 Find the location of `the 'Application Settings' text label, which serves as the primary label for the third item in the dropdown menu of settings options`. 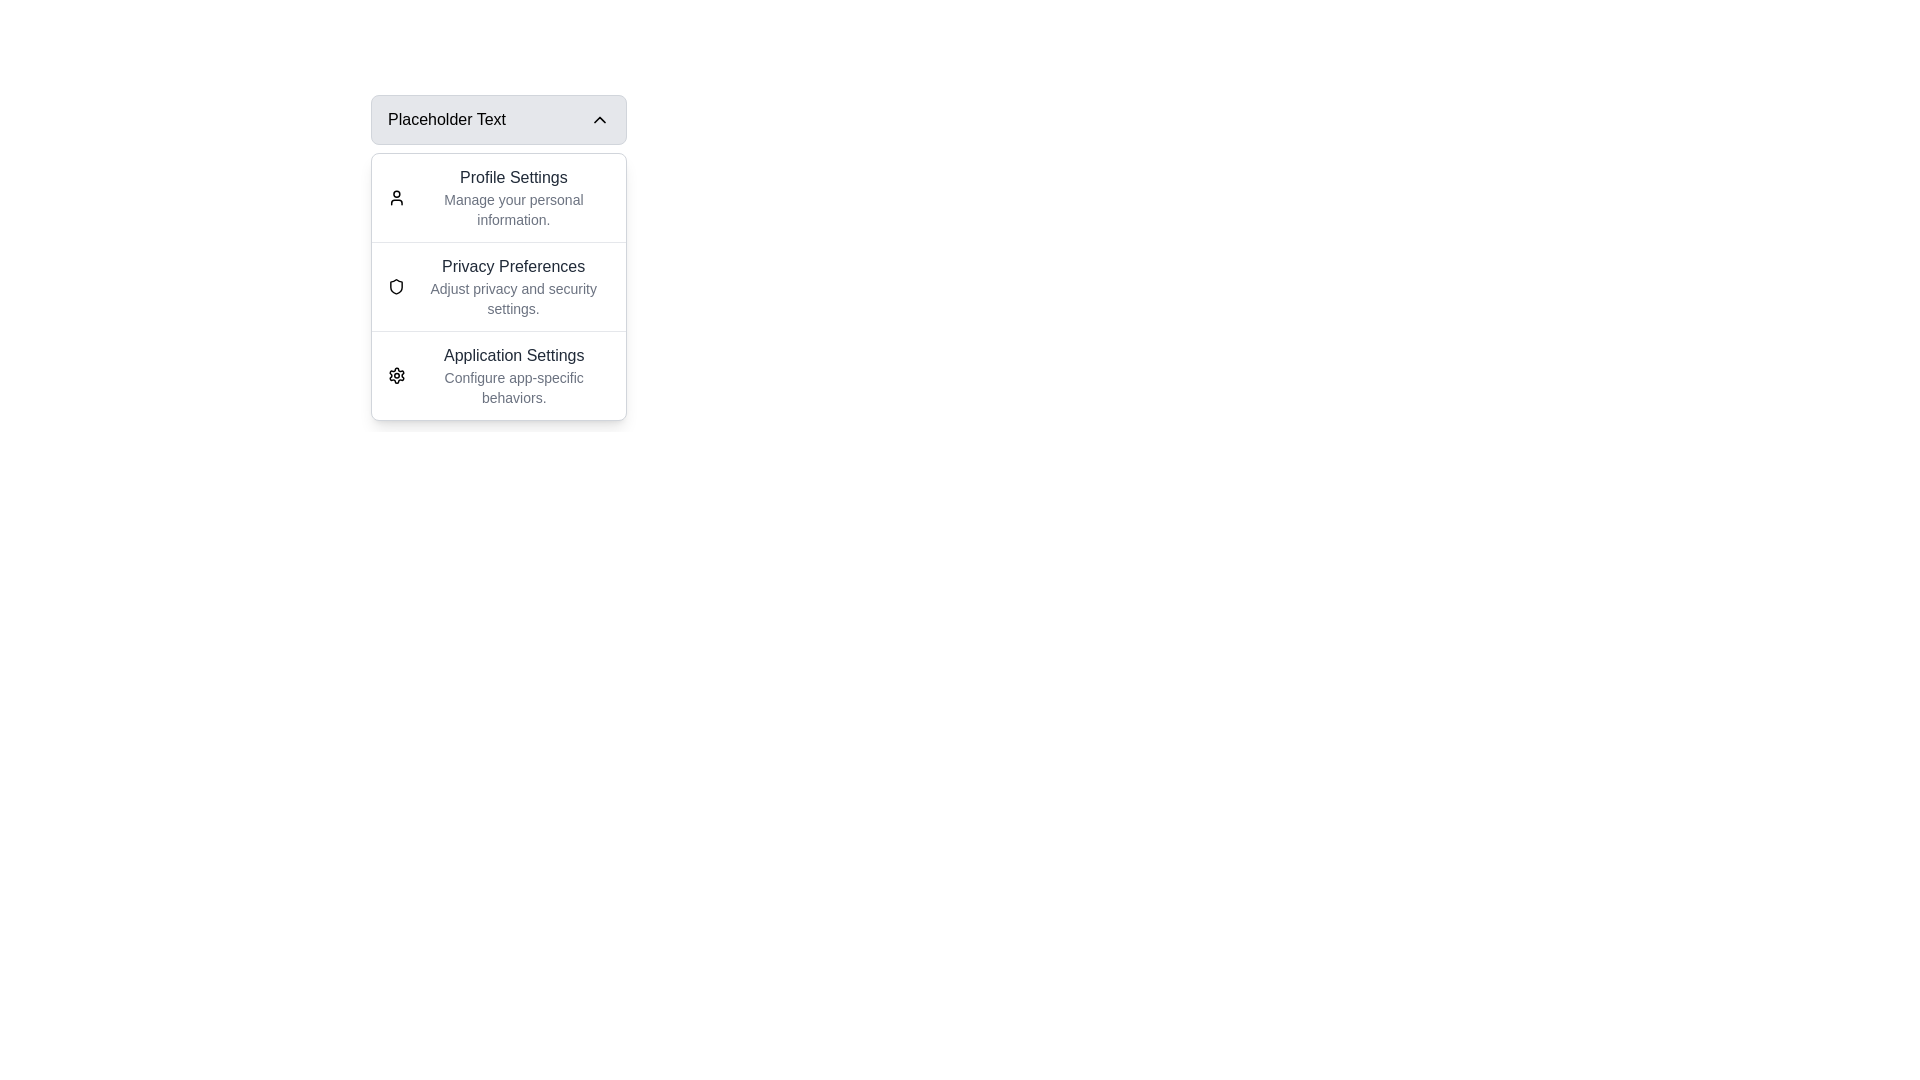

the 'Application Settings' text label, which serves as the primary label for the third item in the dropdown menu of settings options is located at coordinates (514, 354).